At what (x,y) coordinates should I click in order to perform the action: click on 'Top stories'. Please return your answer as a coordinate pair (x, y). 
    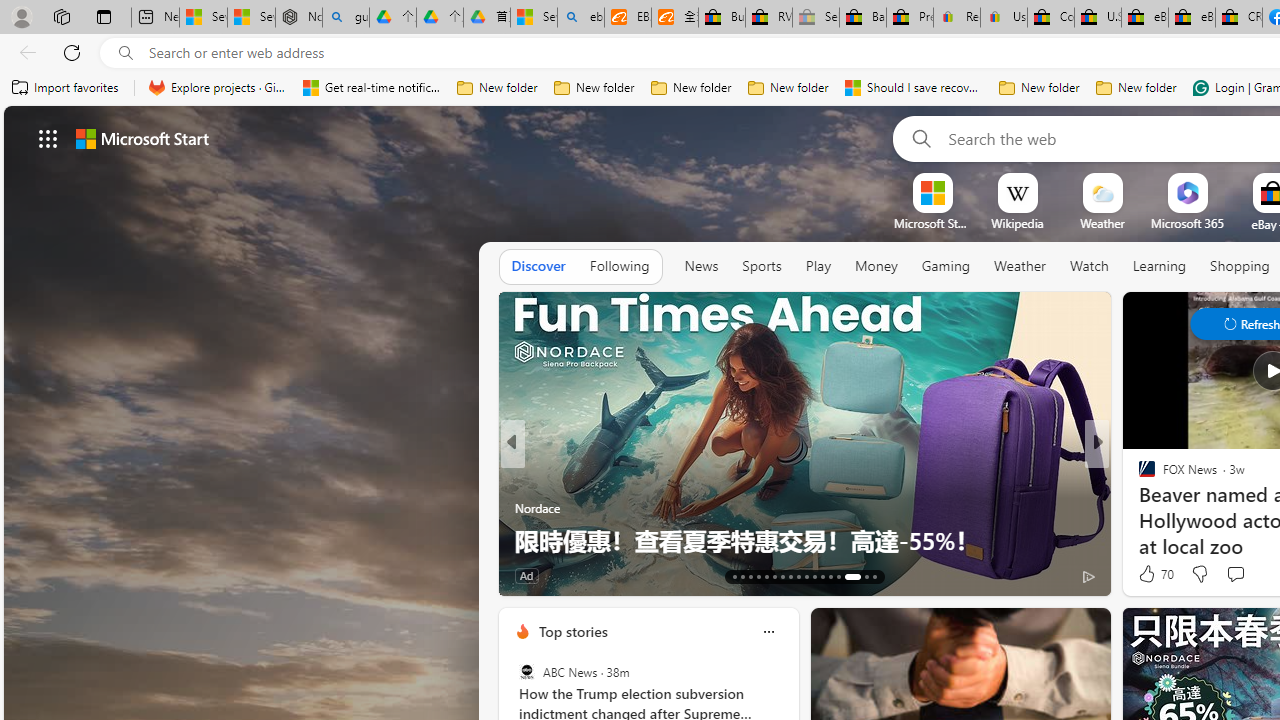
    Looking at the image, I should click on (571, 631).